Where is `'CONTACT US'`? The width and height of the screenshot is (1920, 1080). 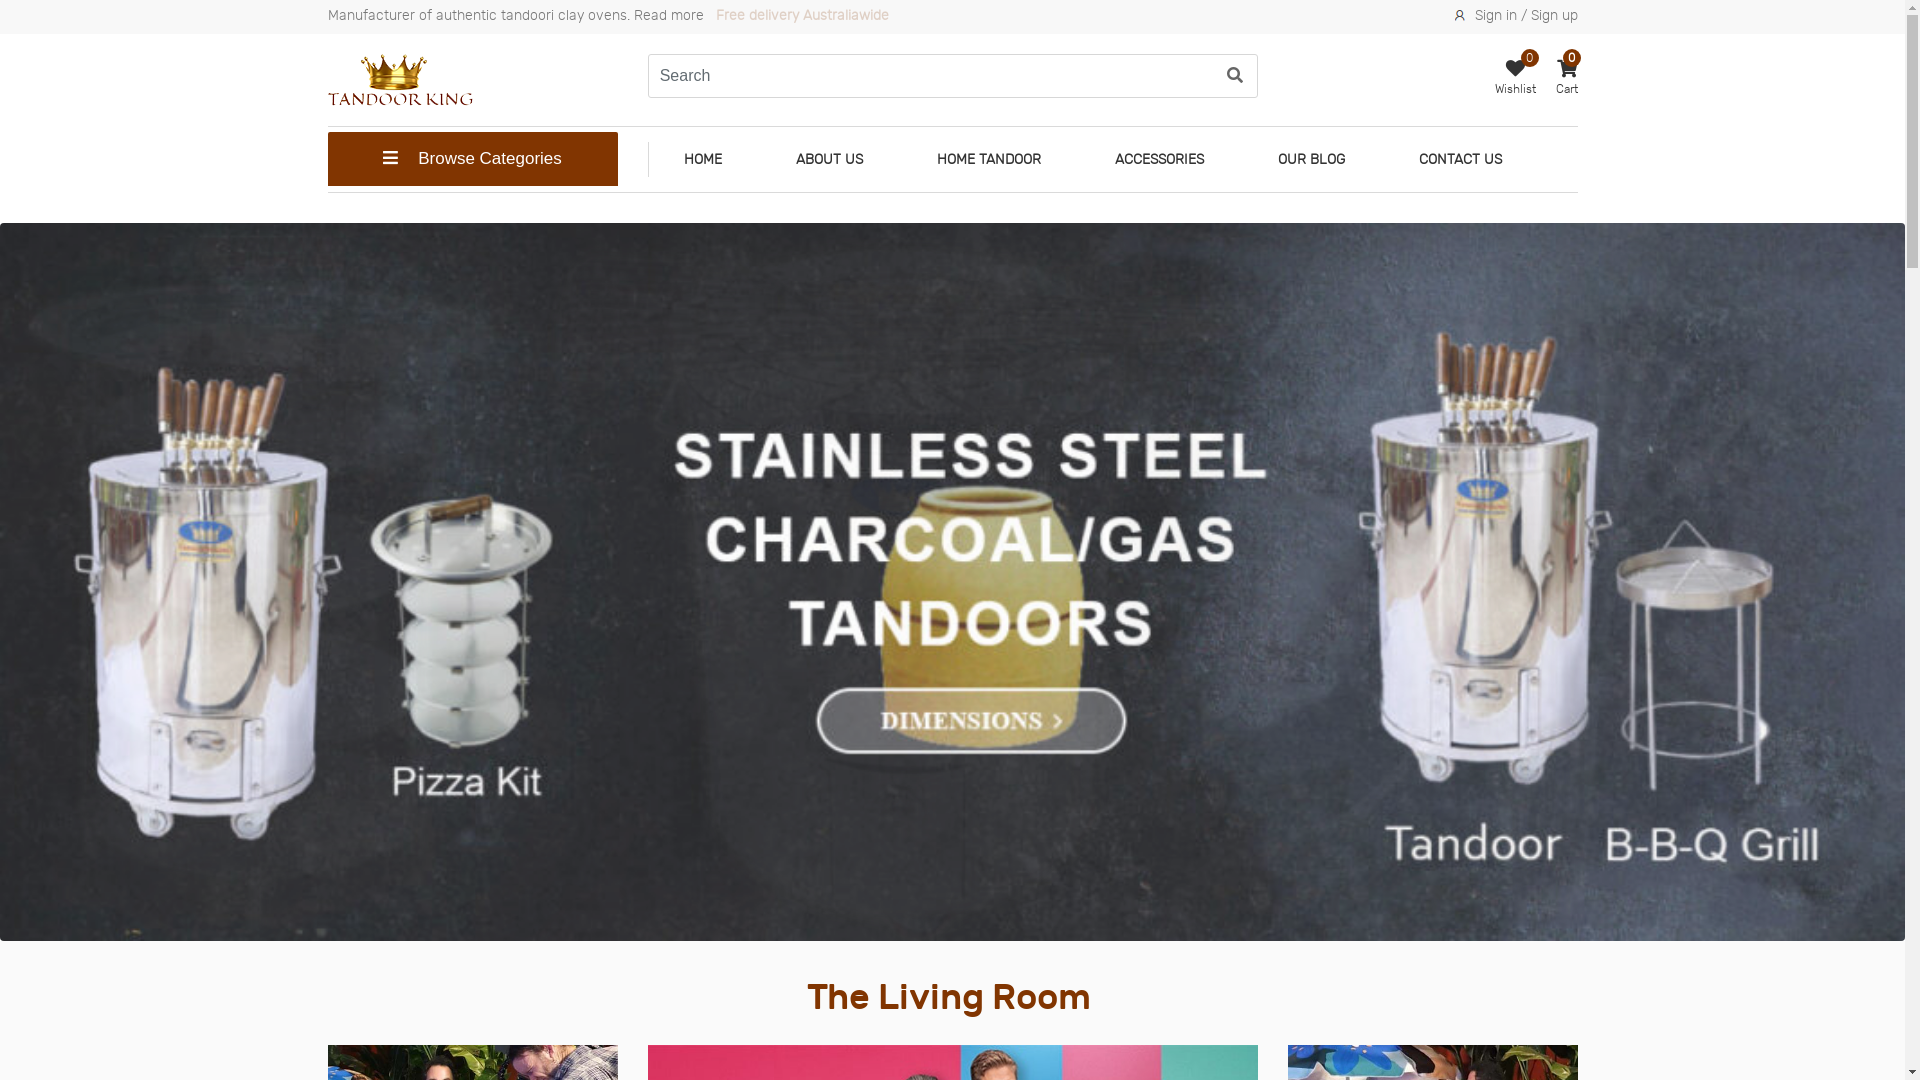
'CONTACT US' is located at coordinates (1402, 158).